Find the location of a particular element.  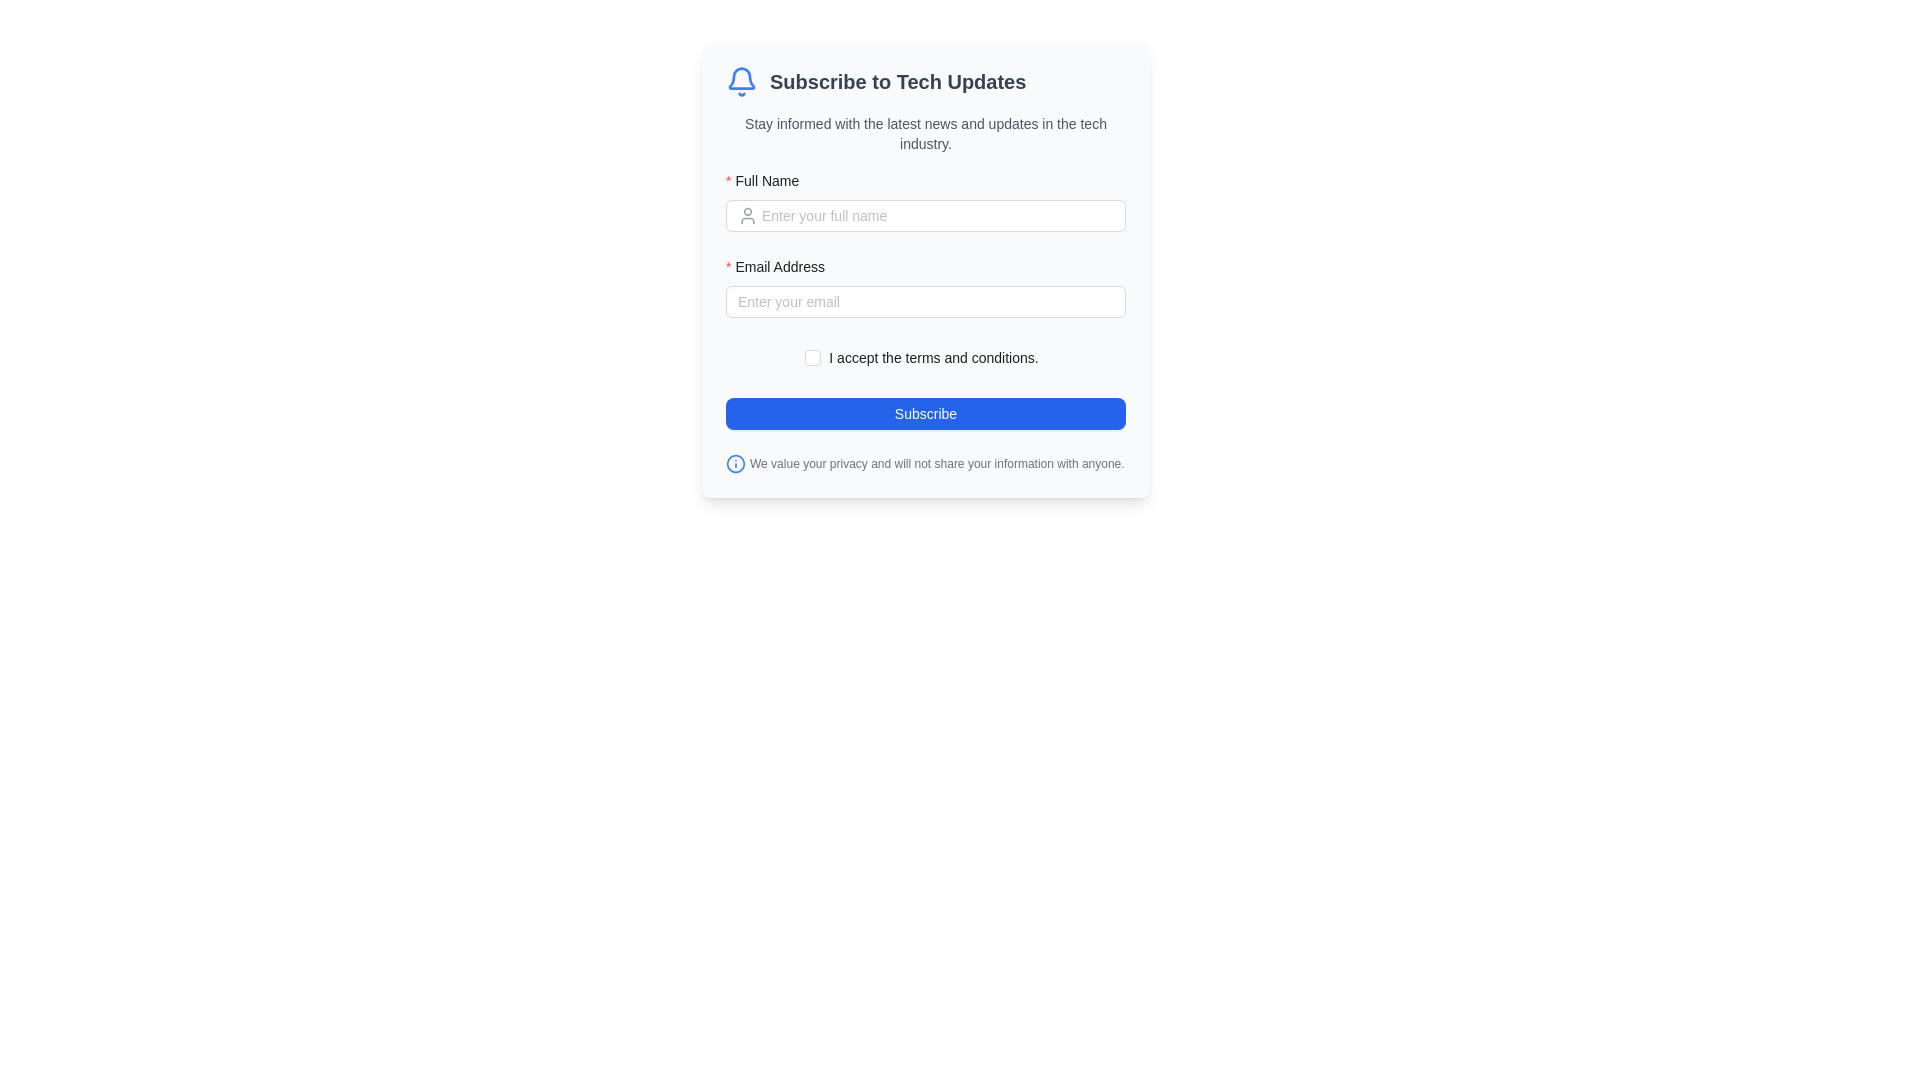

the 'Subscribe' button, which has a blue background and white text, located at the bottom of the form section for submitting the form is located at coordinates (925, 412).